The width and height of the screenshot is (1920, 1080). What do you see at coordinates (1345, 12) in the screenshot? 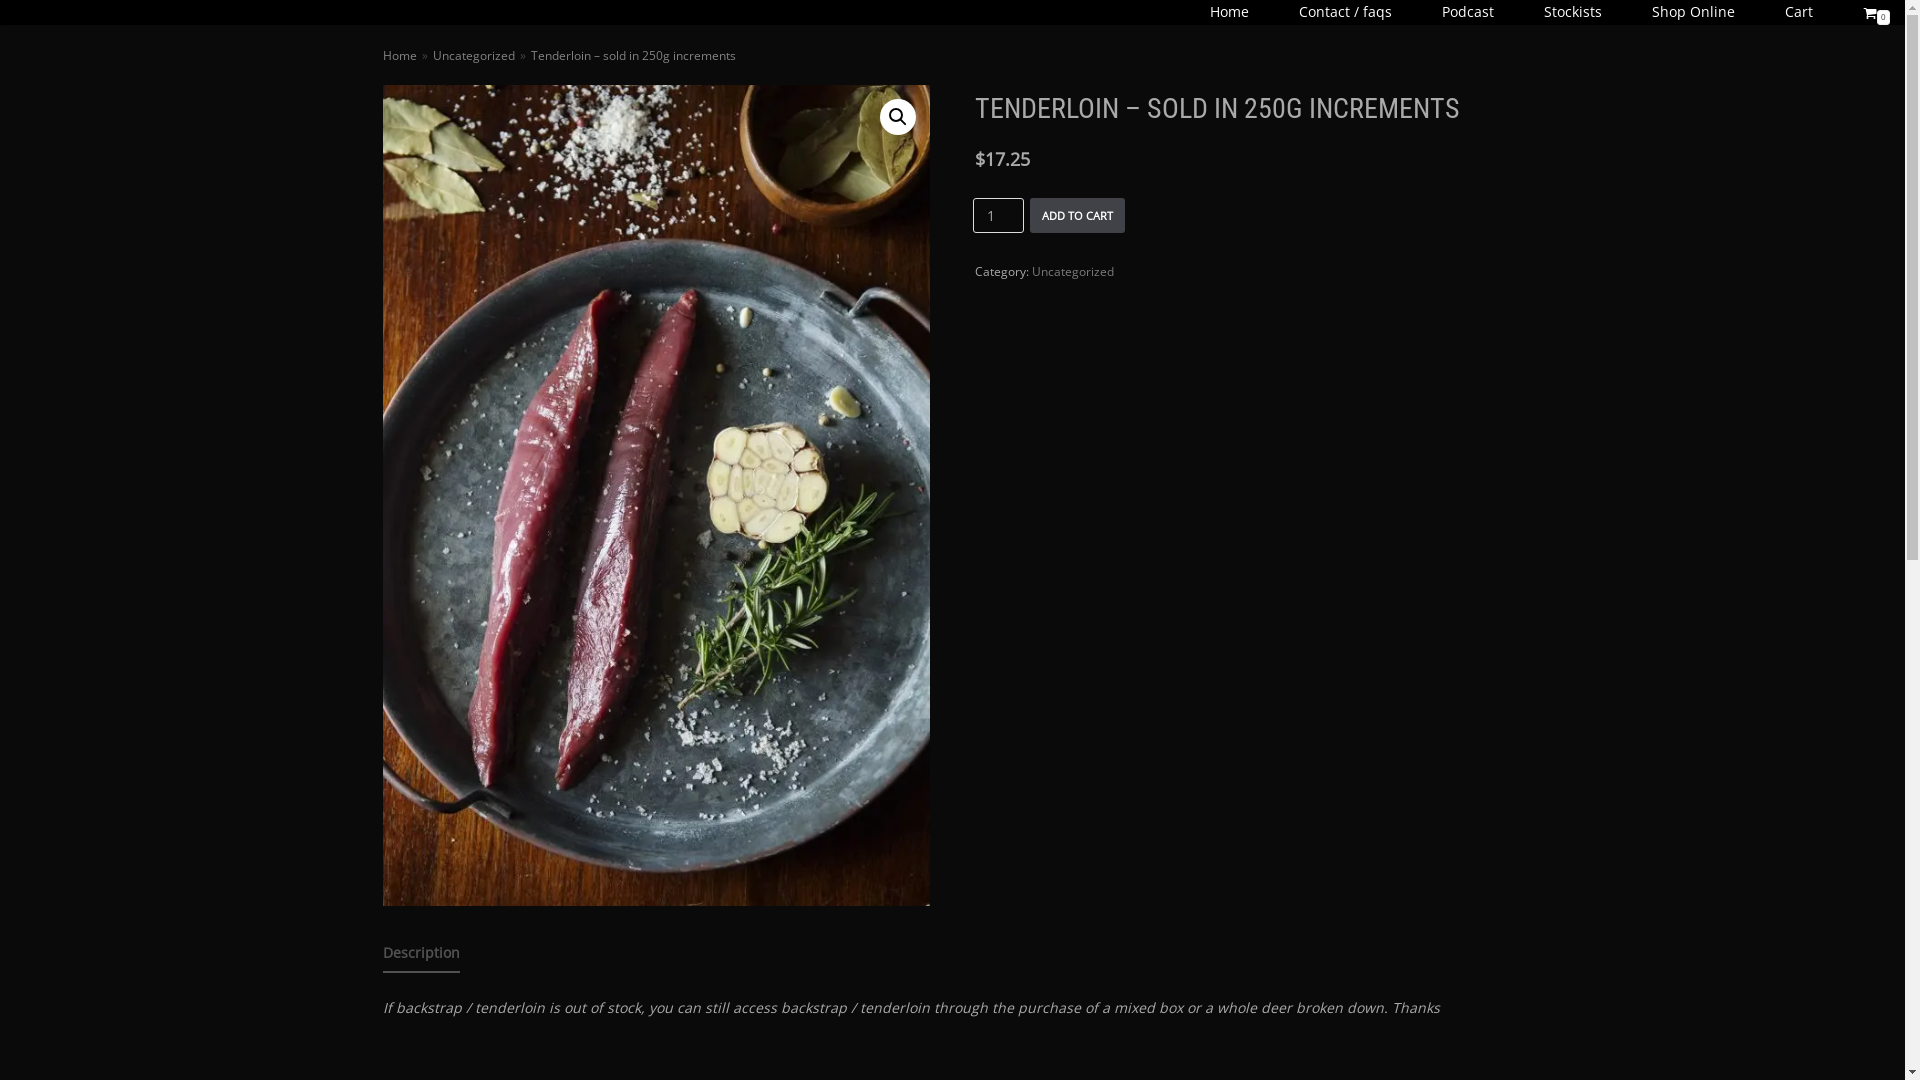
I see `'Contact / faqs'` at bounding box center [1345, 12].